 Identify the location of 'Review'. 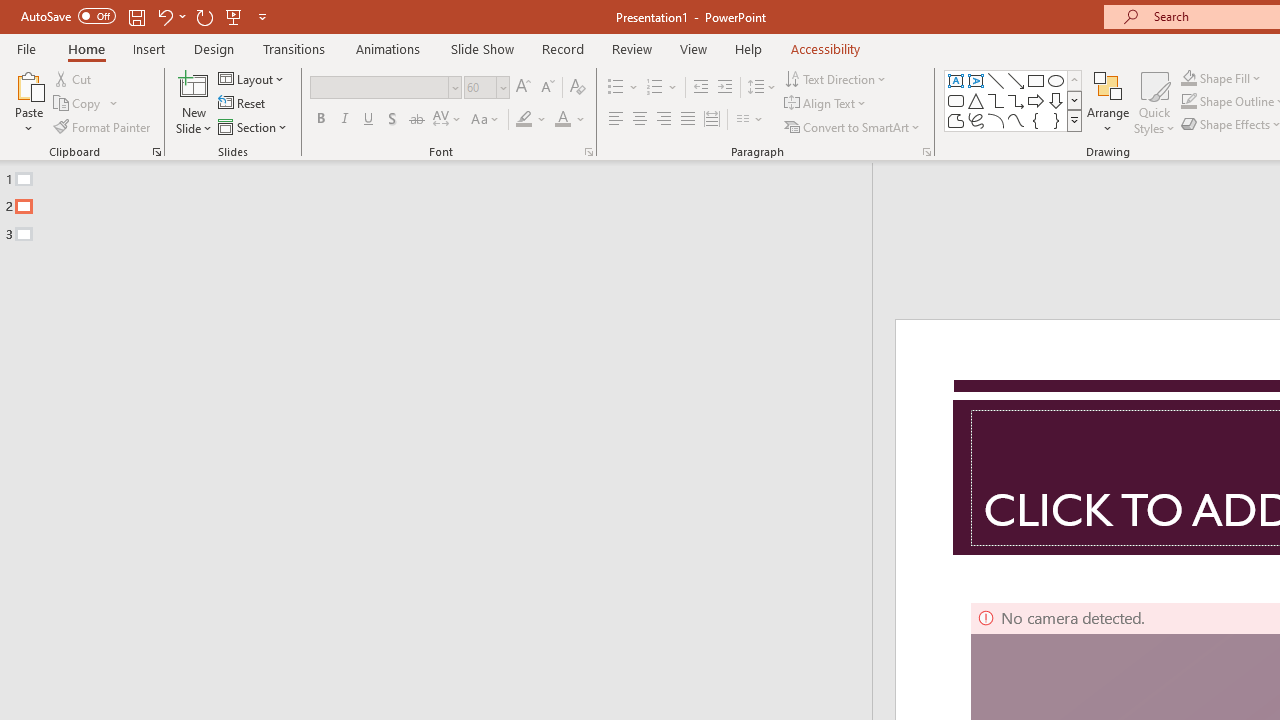
(630, 48).